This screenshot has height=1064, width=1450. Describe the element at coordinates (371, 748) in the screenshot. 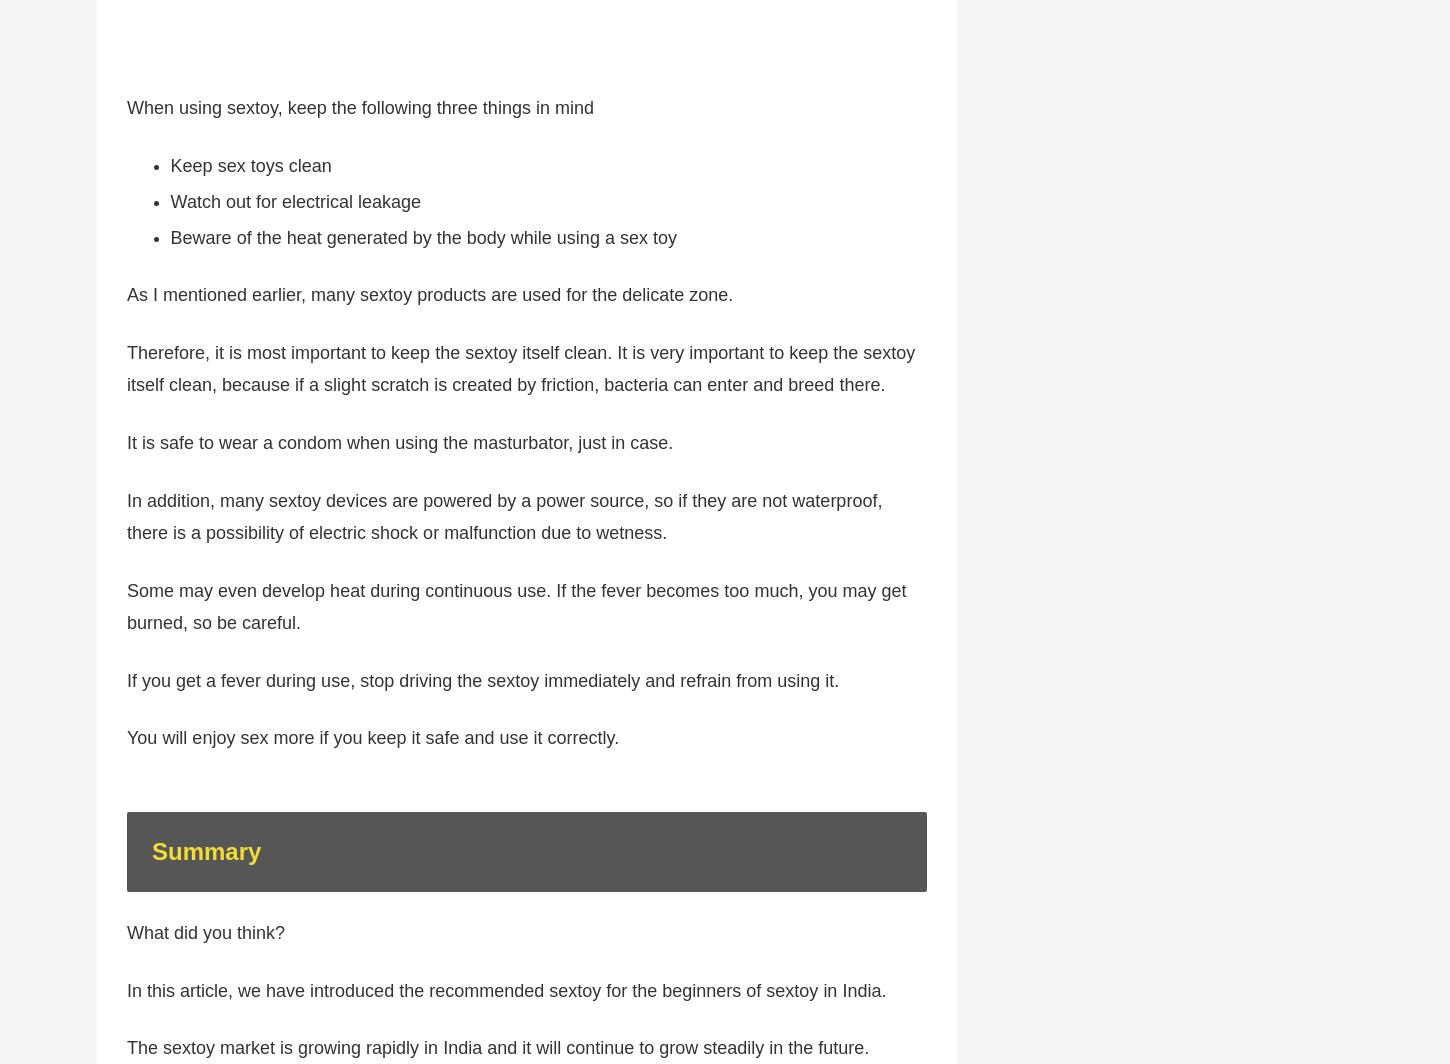

I see `'You will enjoy sex more if you keep it safe and use it correctly.'` at that location.